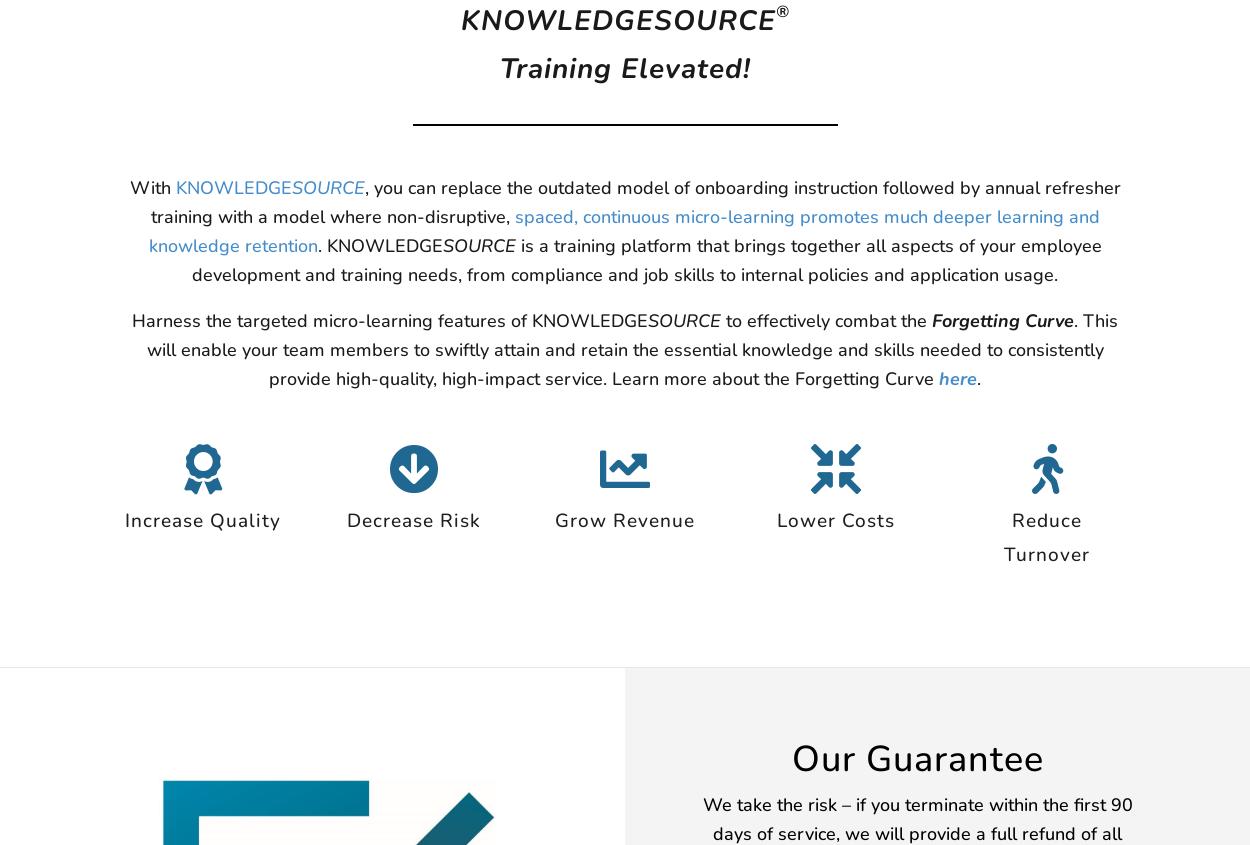 The width and height of the screenshot is (1250, 845). Describe the element at coordinates (938, 376) in the screenshot. I see `'here'` at that location.